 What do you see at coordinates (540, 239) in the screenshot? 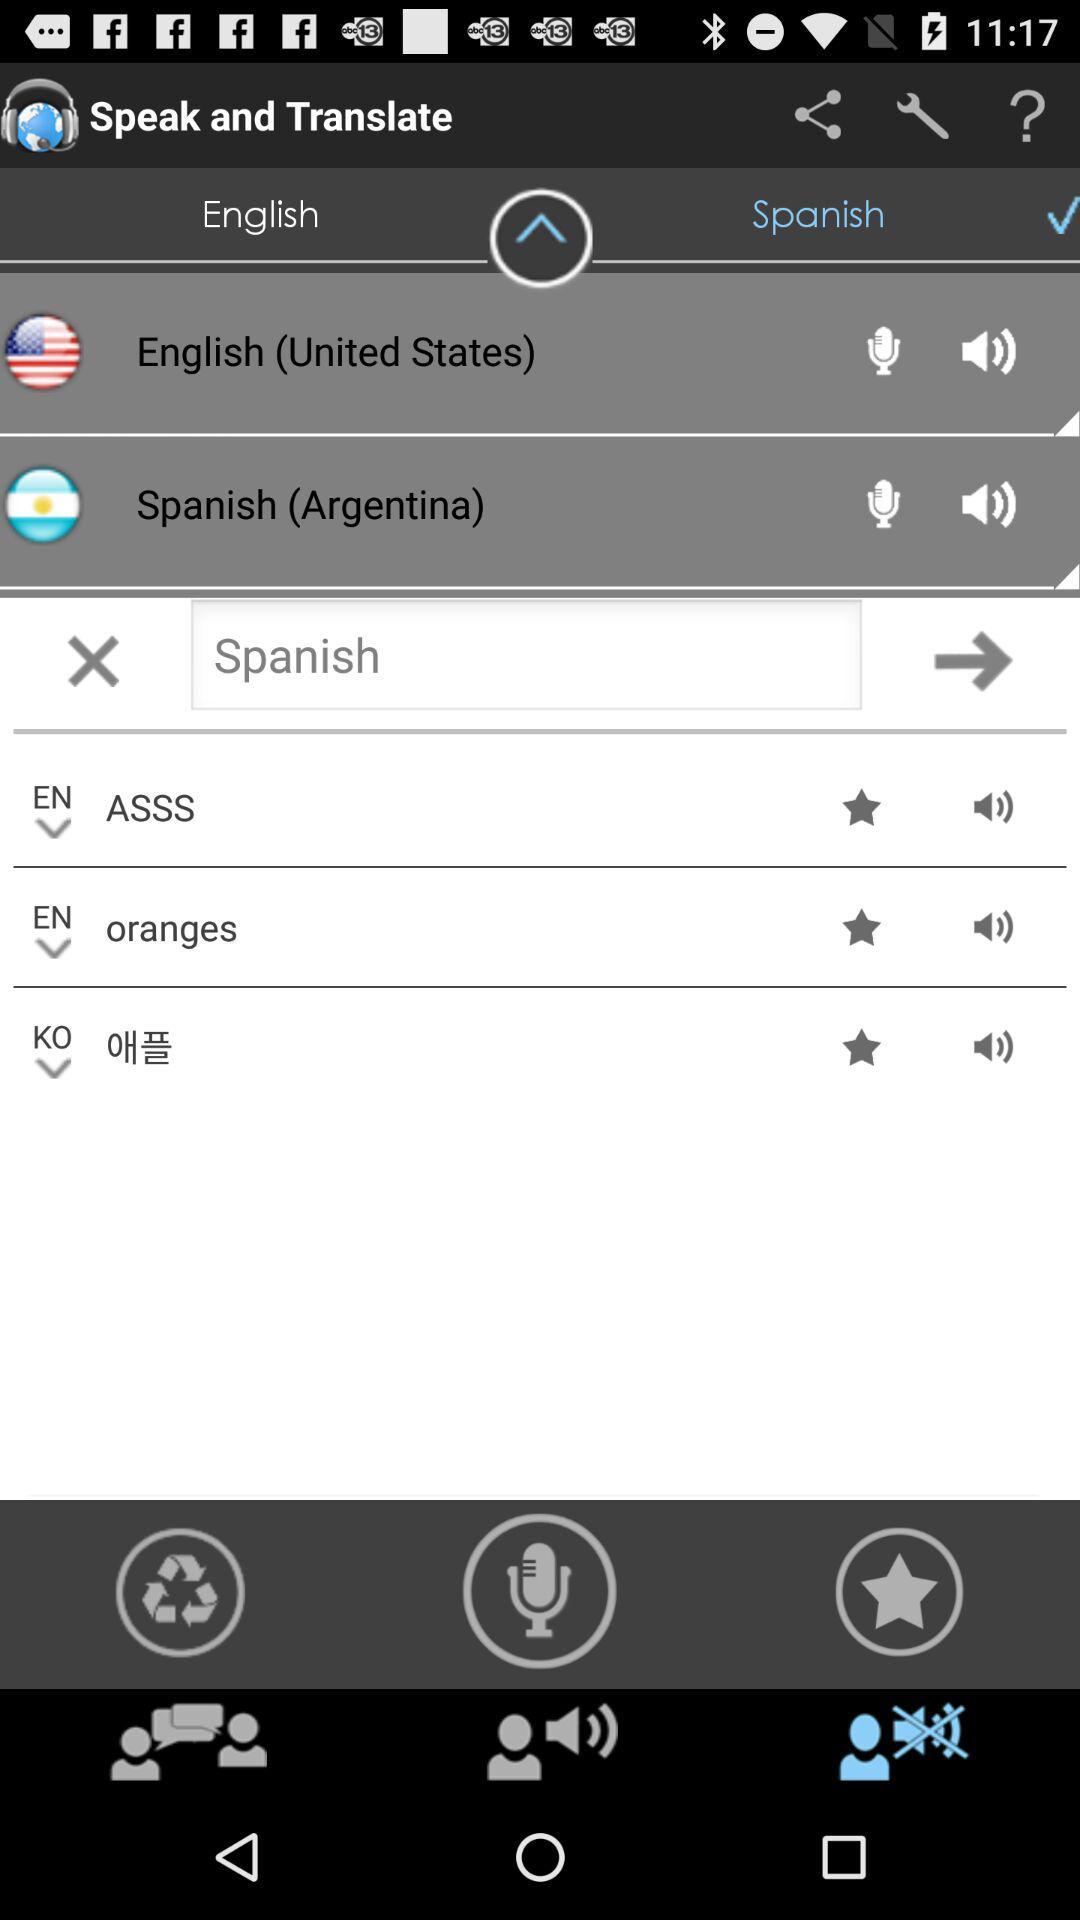
I see `item next to spanish icon` at bounding box center [540, 239].